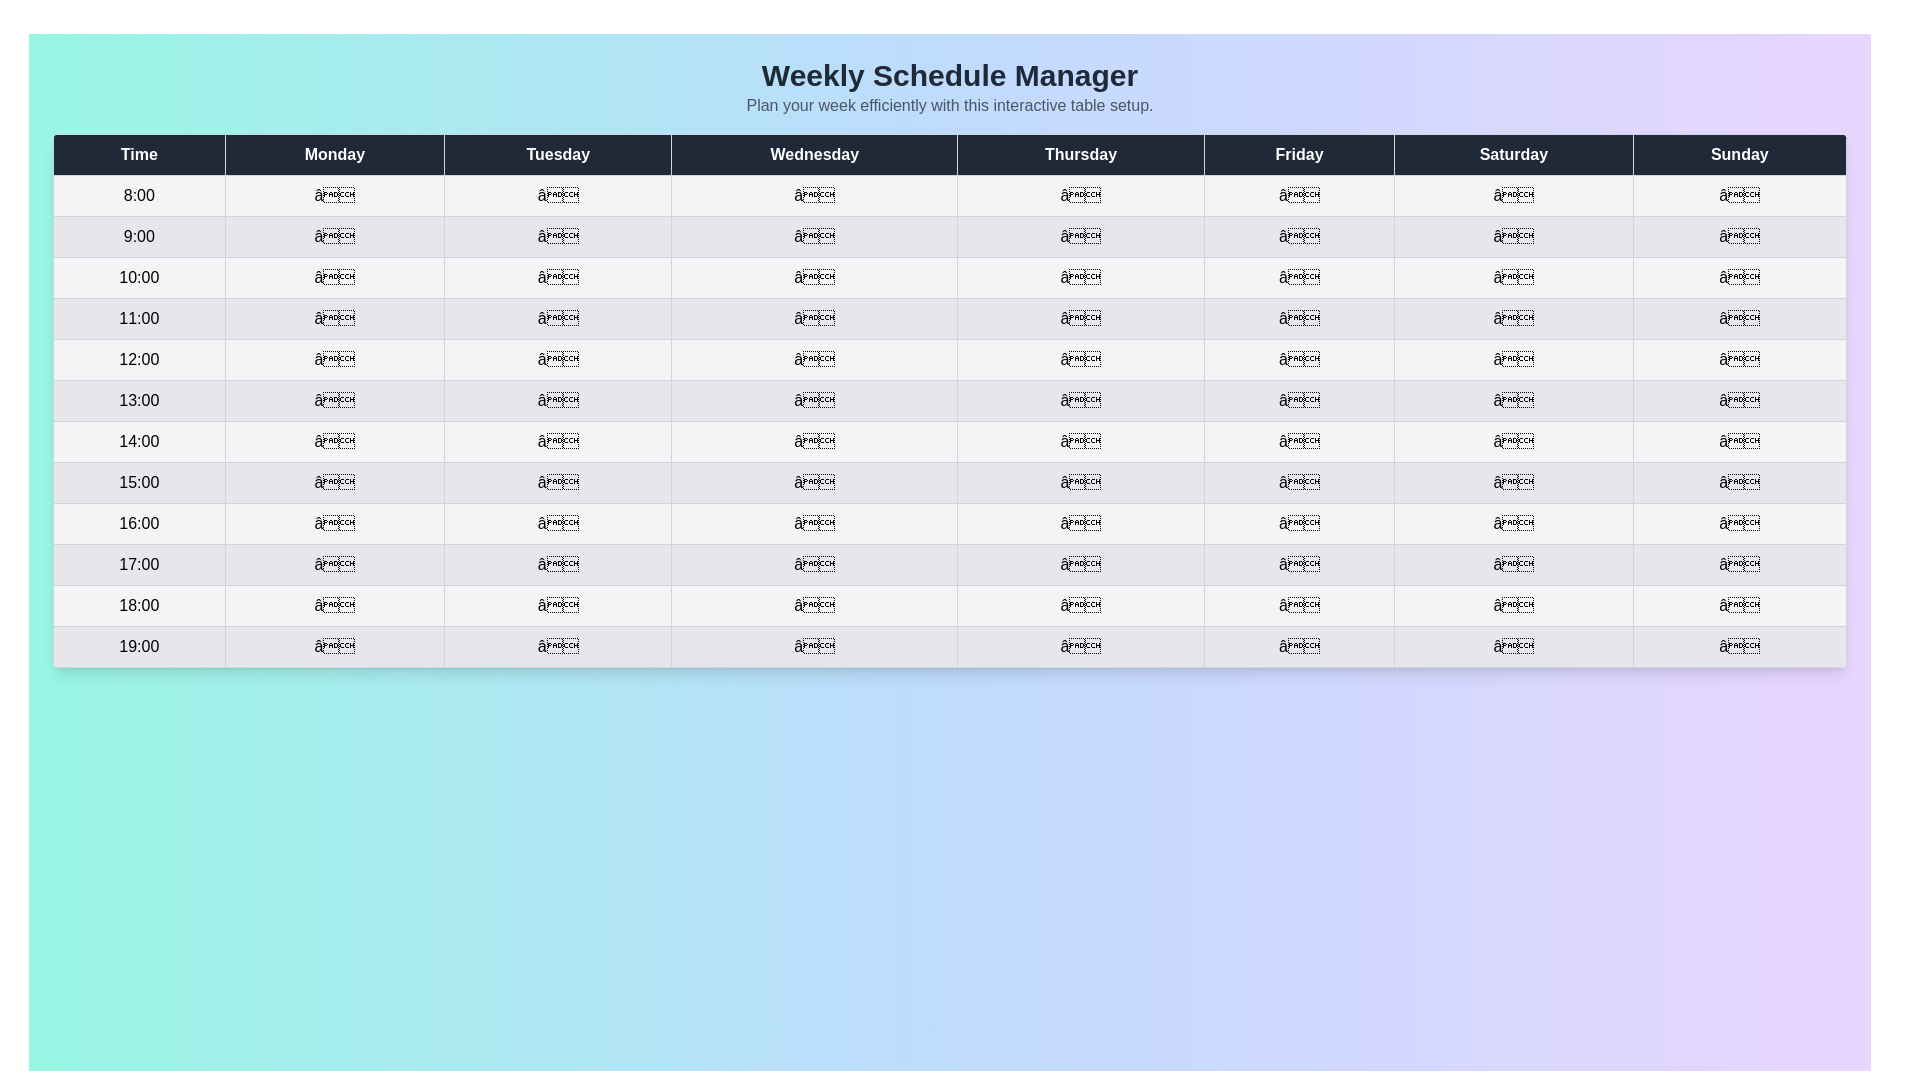  Describe the element at coordinates (815, 153) in the screenshot. I see `the header cell labeled Wednesday to sort by that column` at that location.